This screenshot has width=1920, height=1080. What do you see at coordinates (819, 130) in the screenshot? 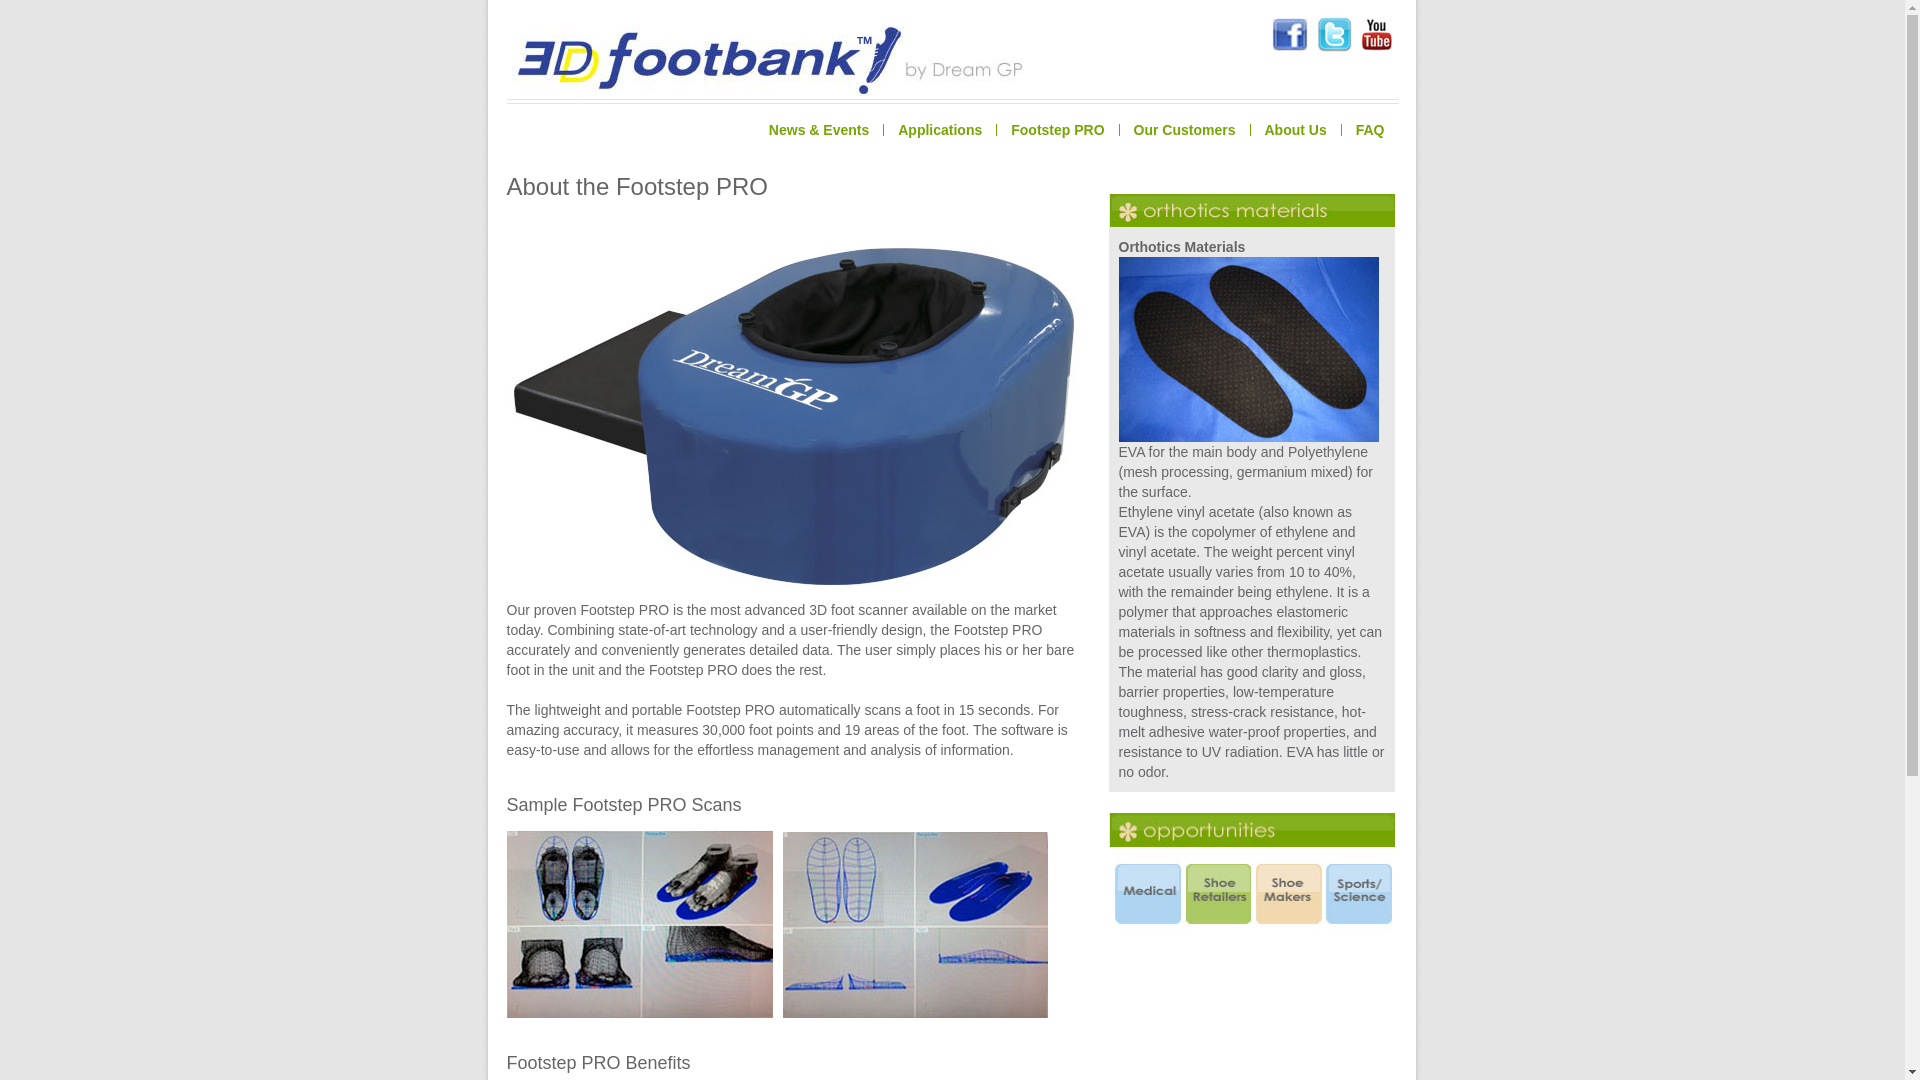
I see `'News & Events'` at bounding box center [819, 130].